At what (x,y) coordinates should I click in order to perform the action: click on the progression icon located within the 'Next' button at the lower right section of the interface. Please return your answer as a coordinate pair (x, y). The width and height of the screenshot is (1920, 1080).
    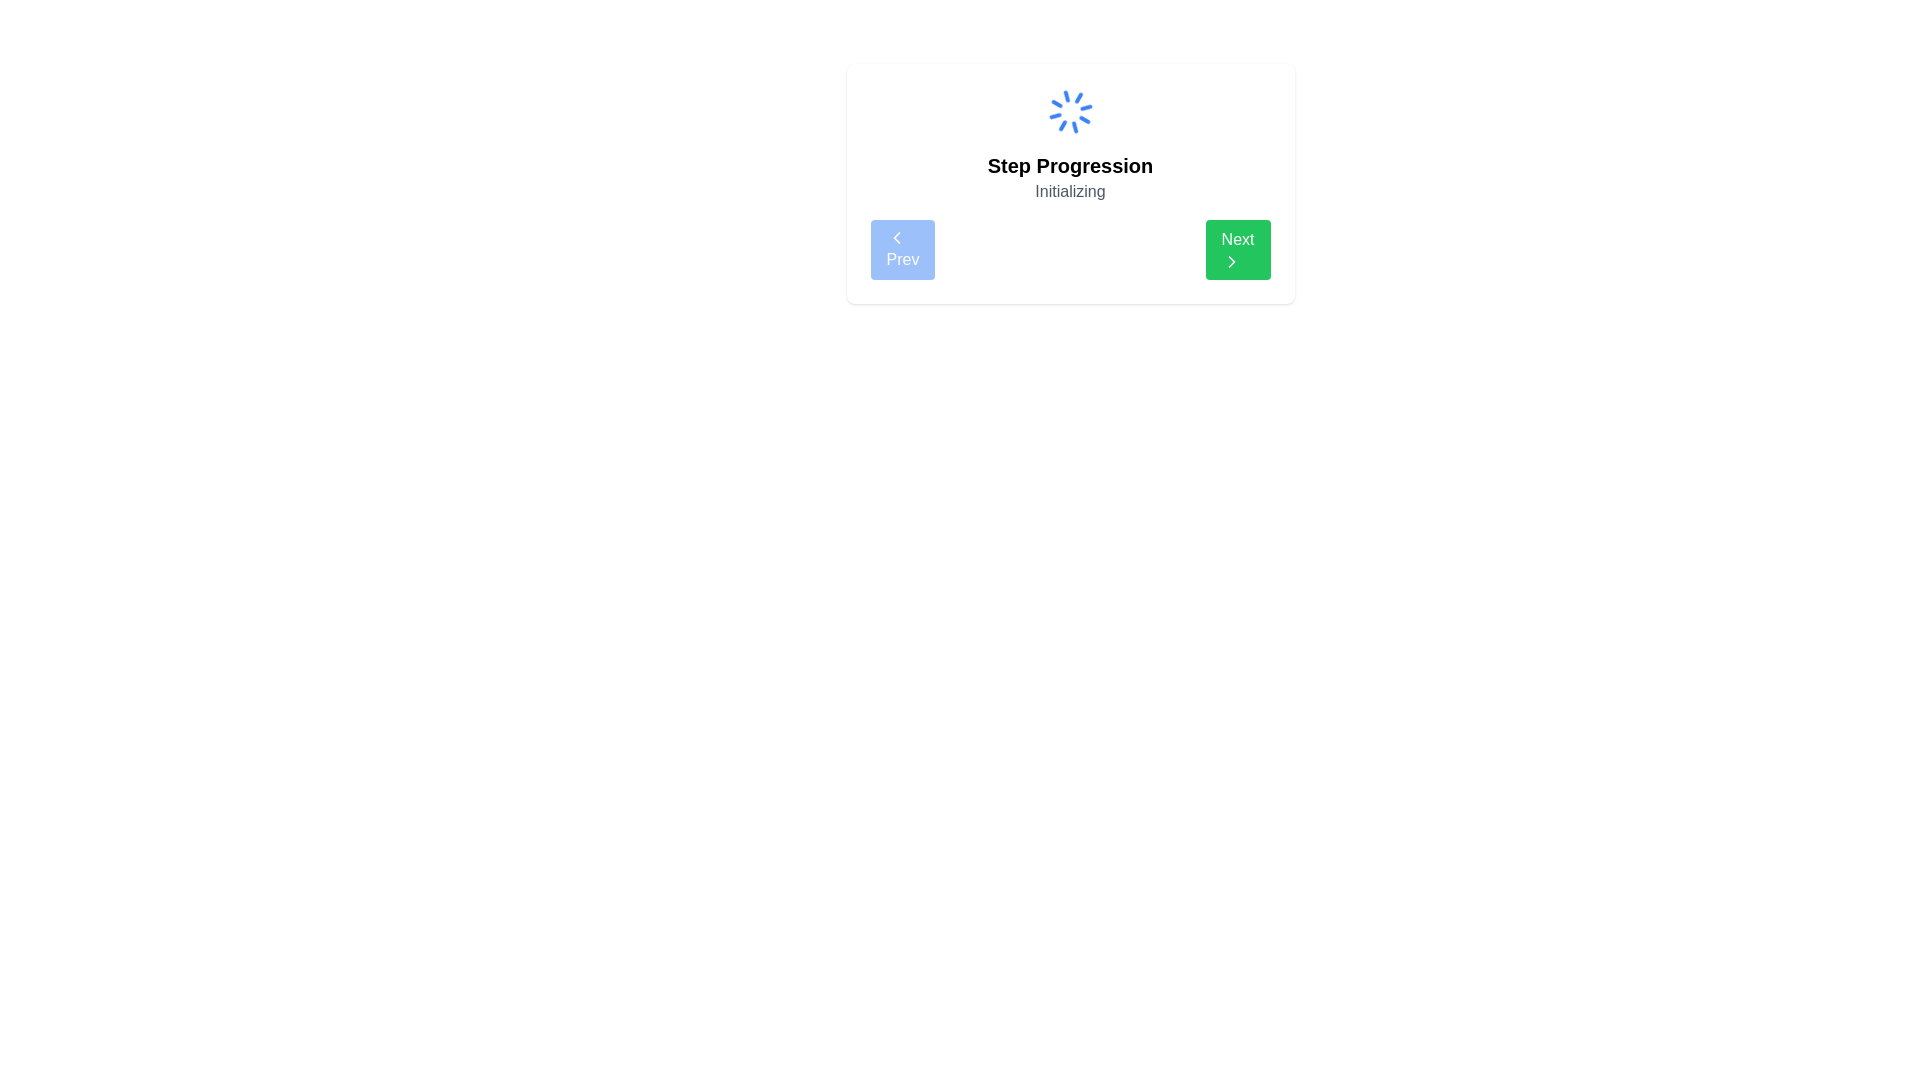
    Looking at the image, I should click on (1230, 261).